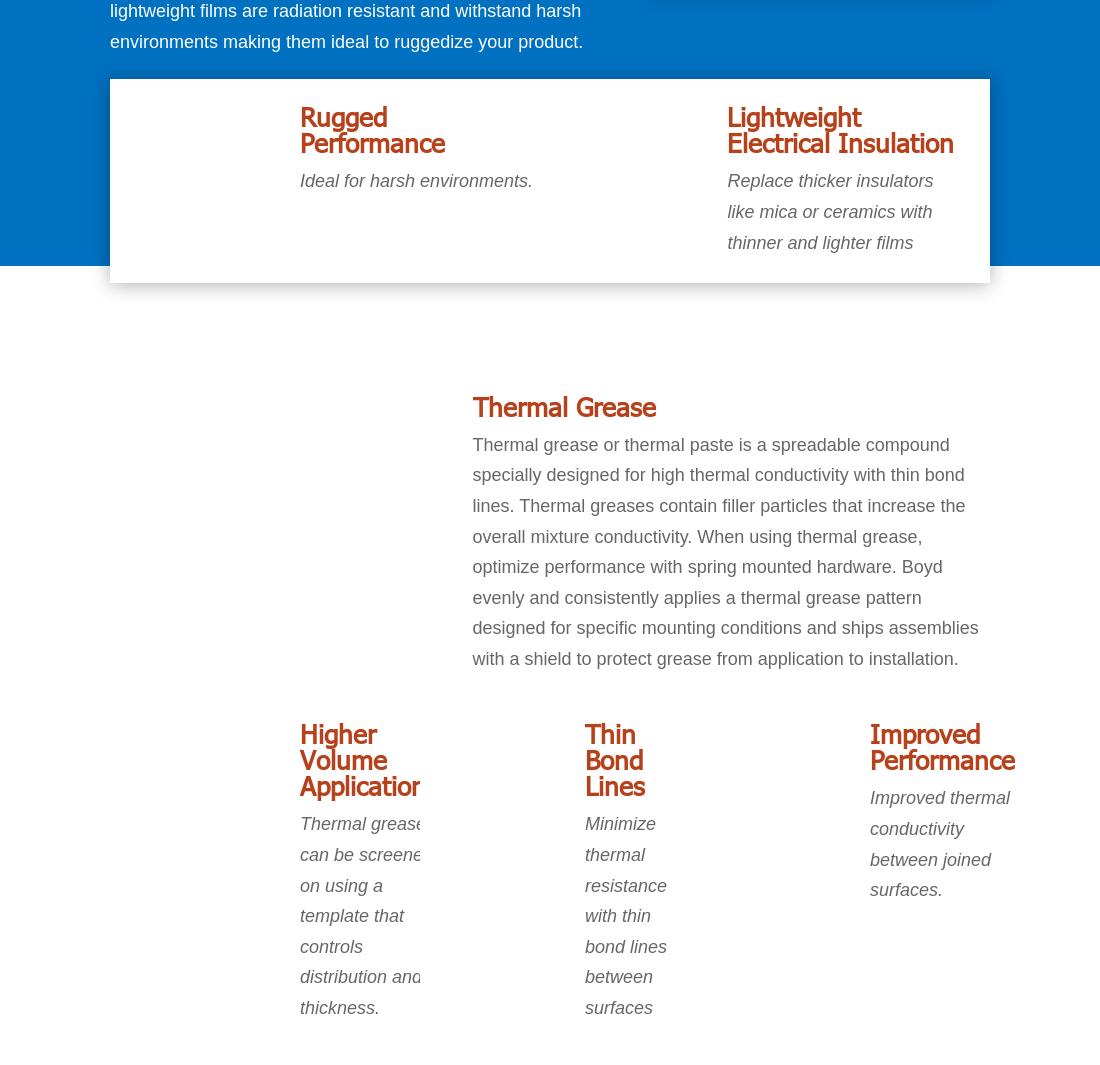 The image size is (1100, 1065). Describe the element at coordinates (366, 916) in the screenshot. I see `'Thermal grease can be screened on using a template that controls distribution and thickness.'` at that location.